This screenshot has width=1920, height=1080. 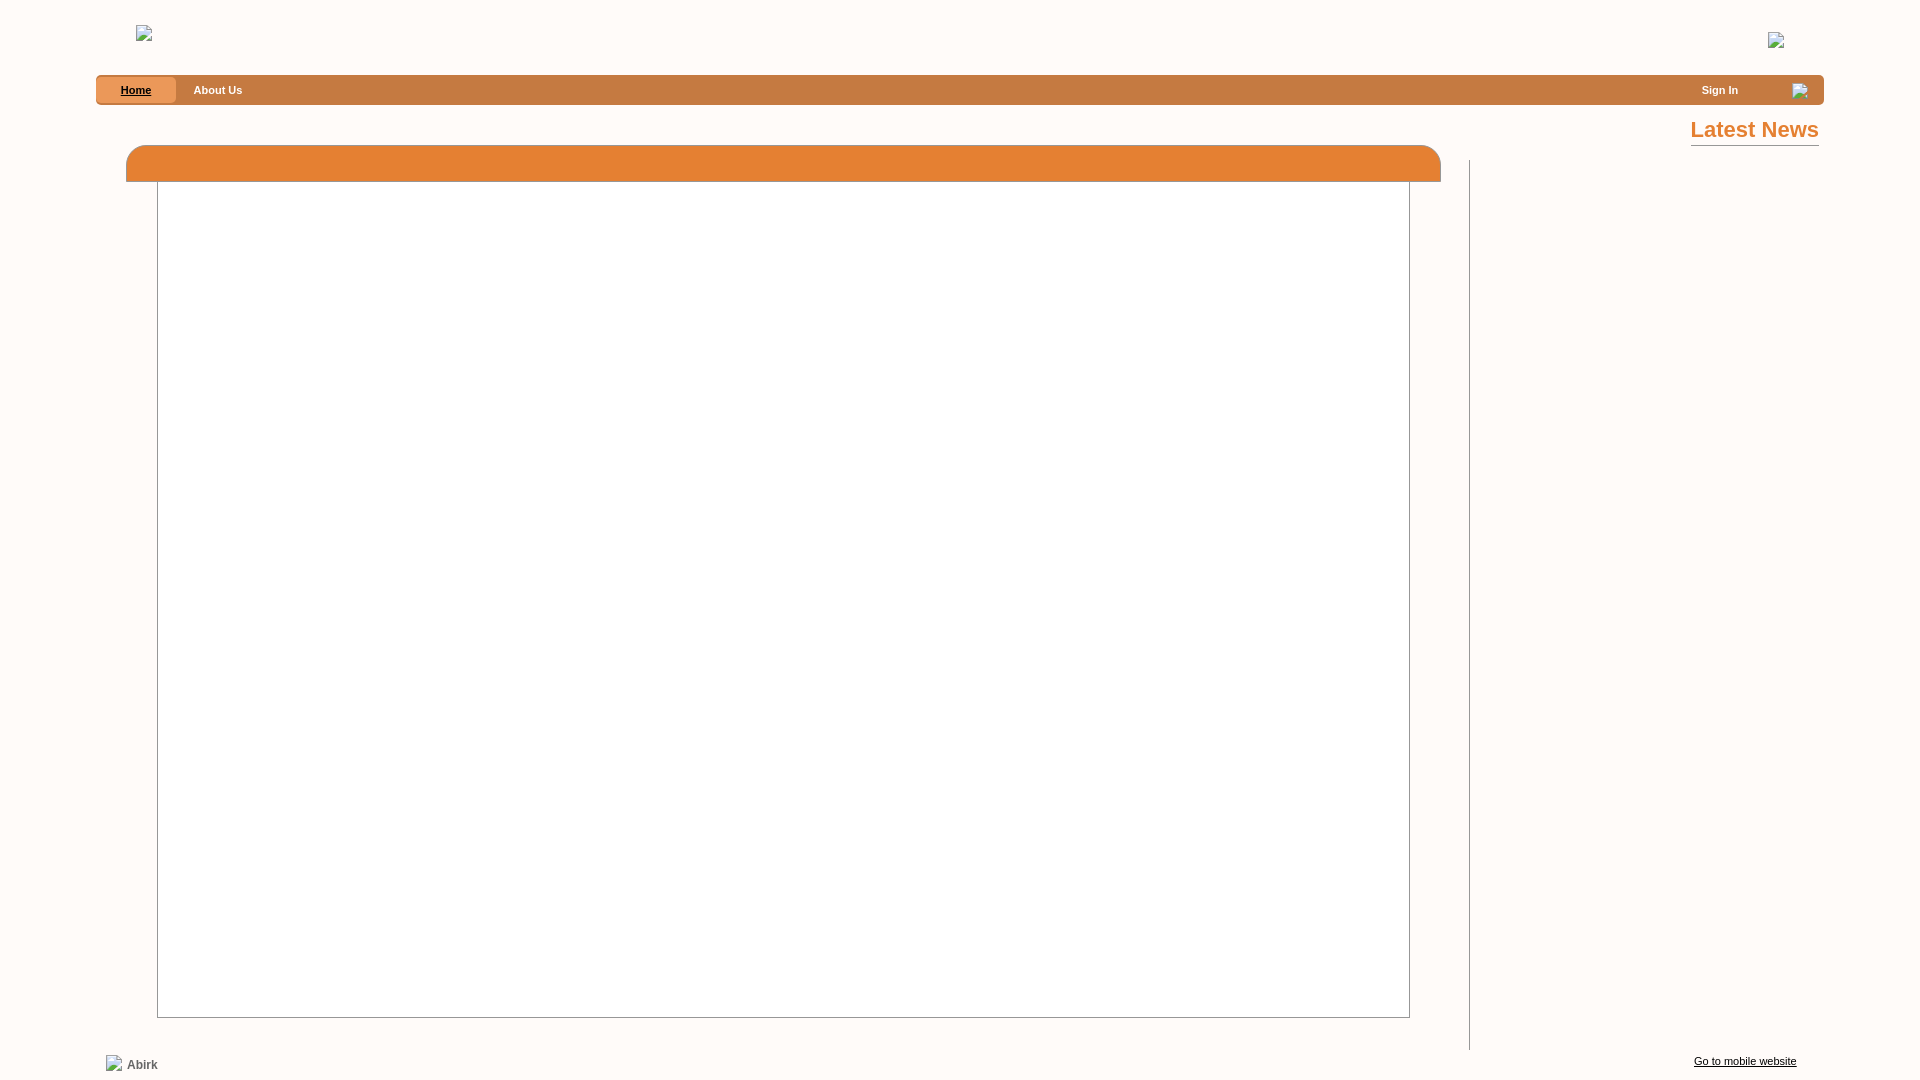 What do you see at coordinates (1718, 88) in the screenshot?
I see `'Sign In'` at bounding box center [1718, 88].